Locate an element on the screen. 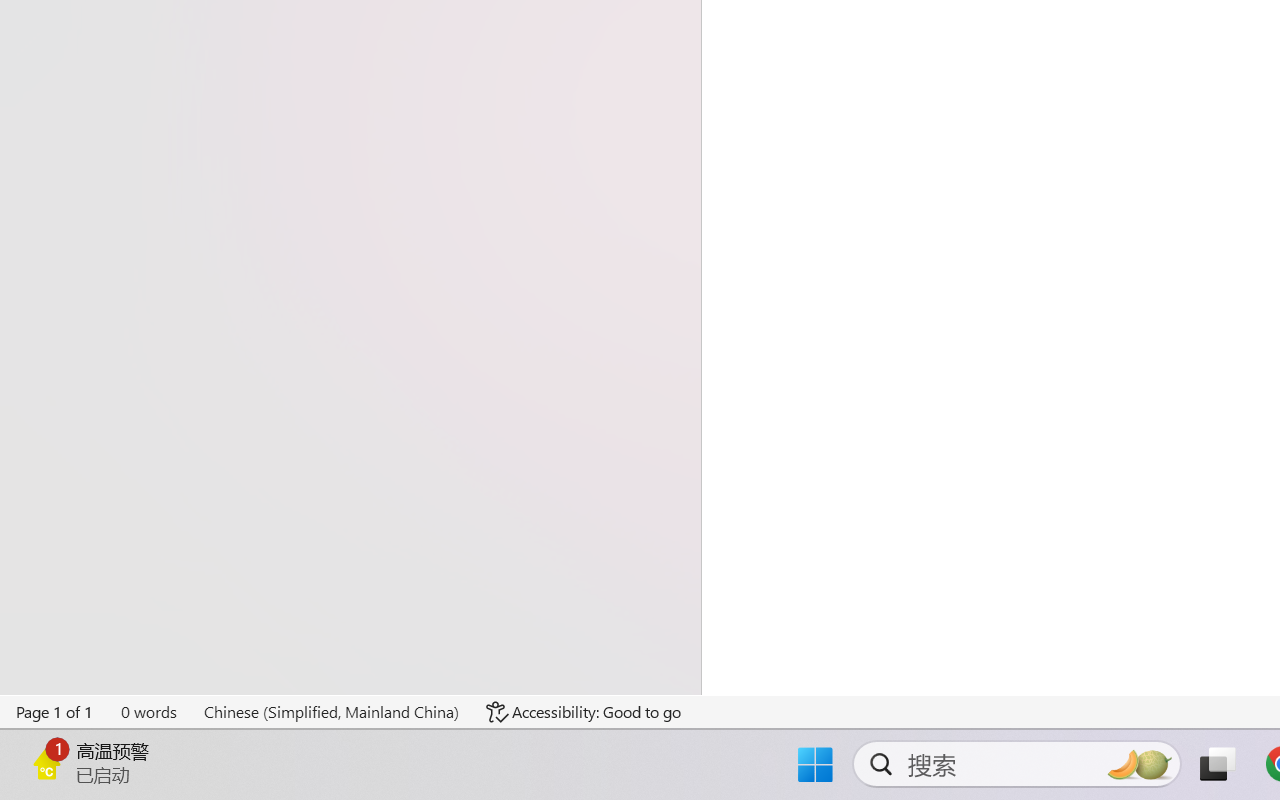 The image size is (1280, 800). 'Language Chinese (Simplified, Mainland China)' is located at coordinates (331, 711).